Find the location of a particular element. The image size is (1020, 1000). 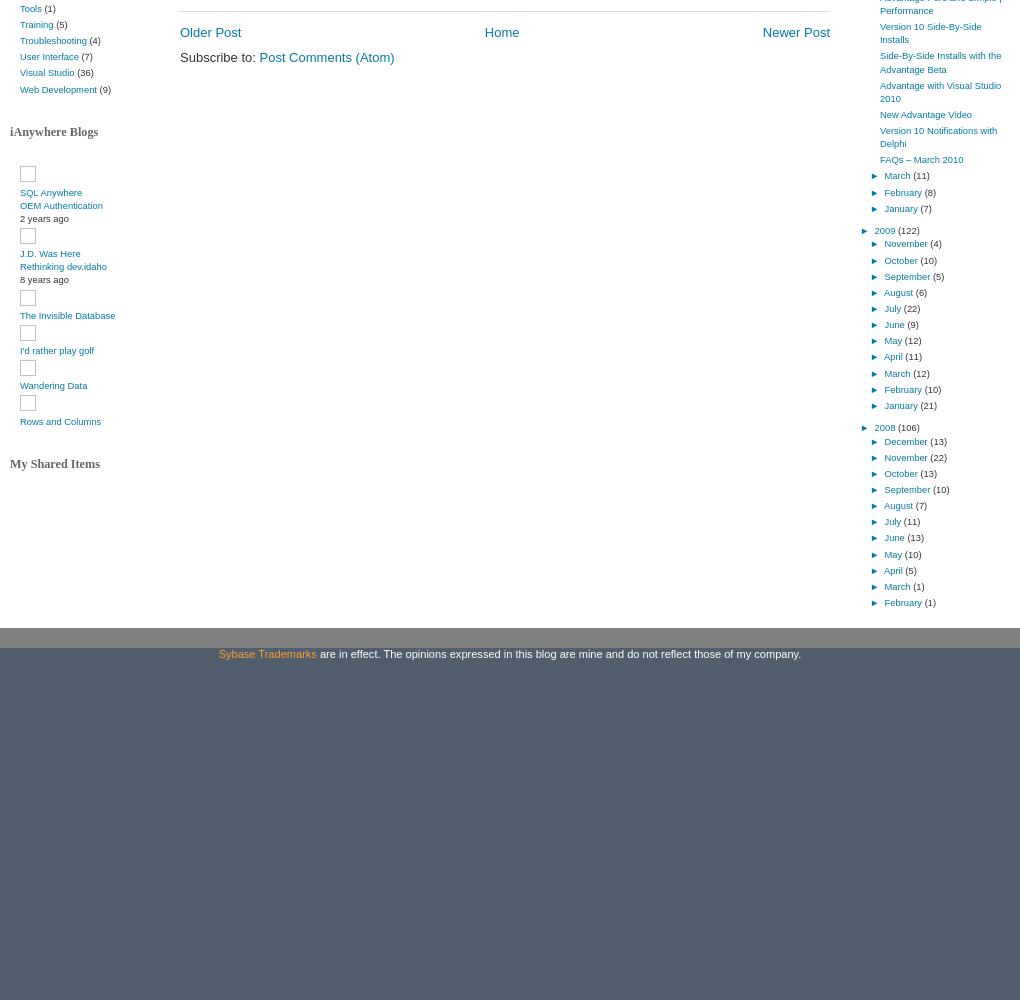

'Visual Studio' is located at coordinates (47, 71).